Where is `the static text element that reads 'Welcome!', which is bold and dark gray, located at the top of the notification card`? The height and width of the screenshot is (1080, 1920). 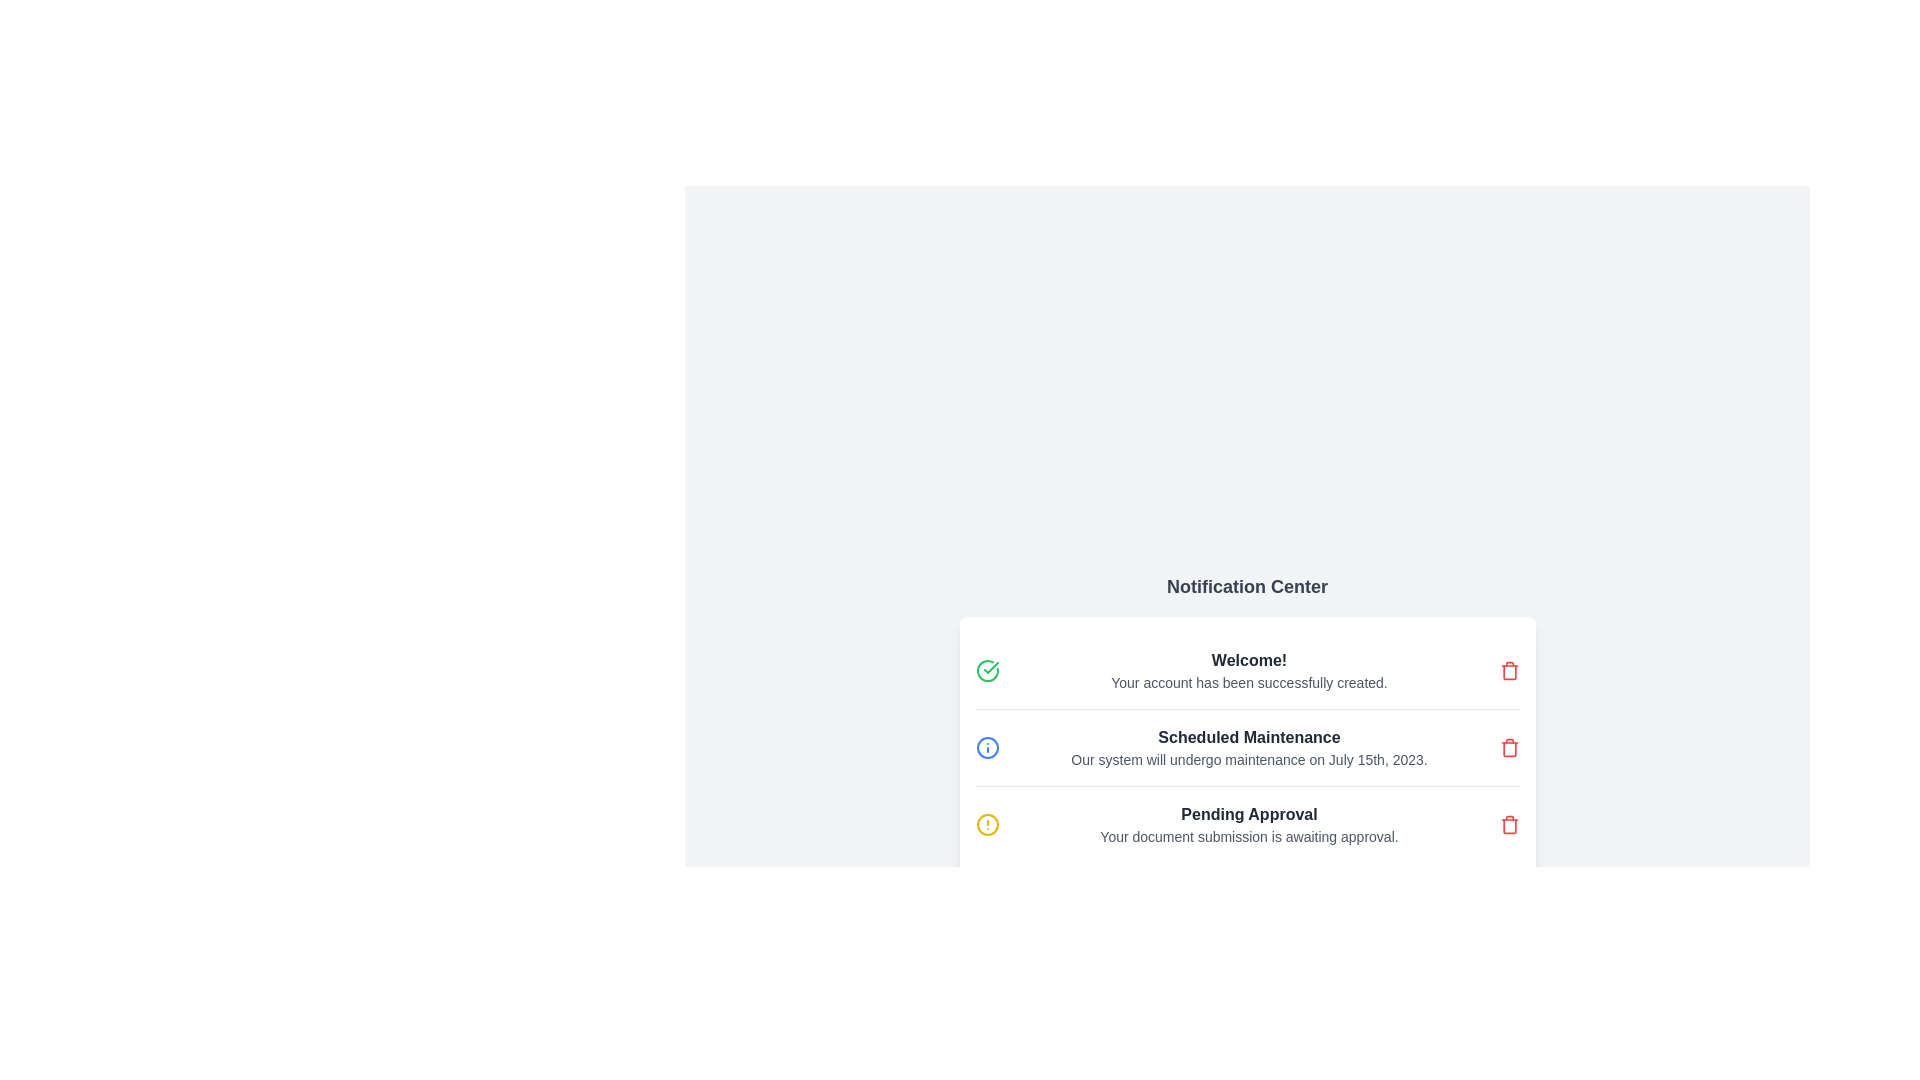
the static text element that reads 'Welcome!', which is bold and dark gray, located at the top of the notification card is located at coordinates (1248, 660).